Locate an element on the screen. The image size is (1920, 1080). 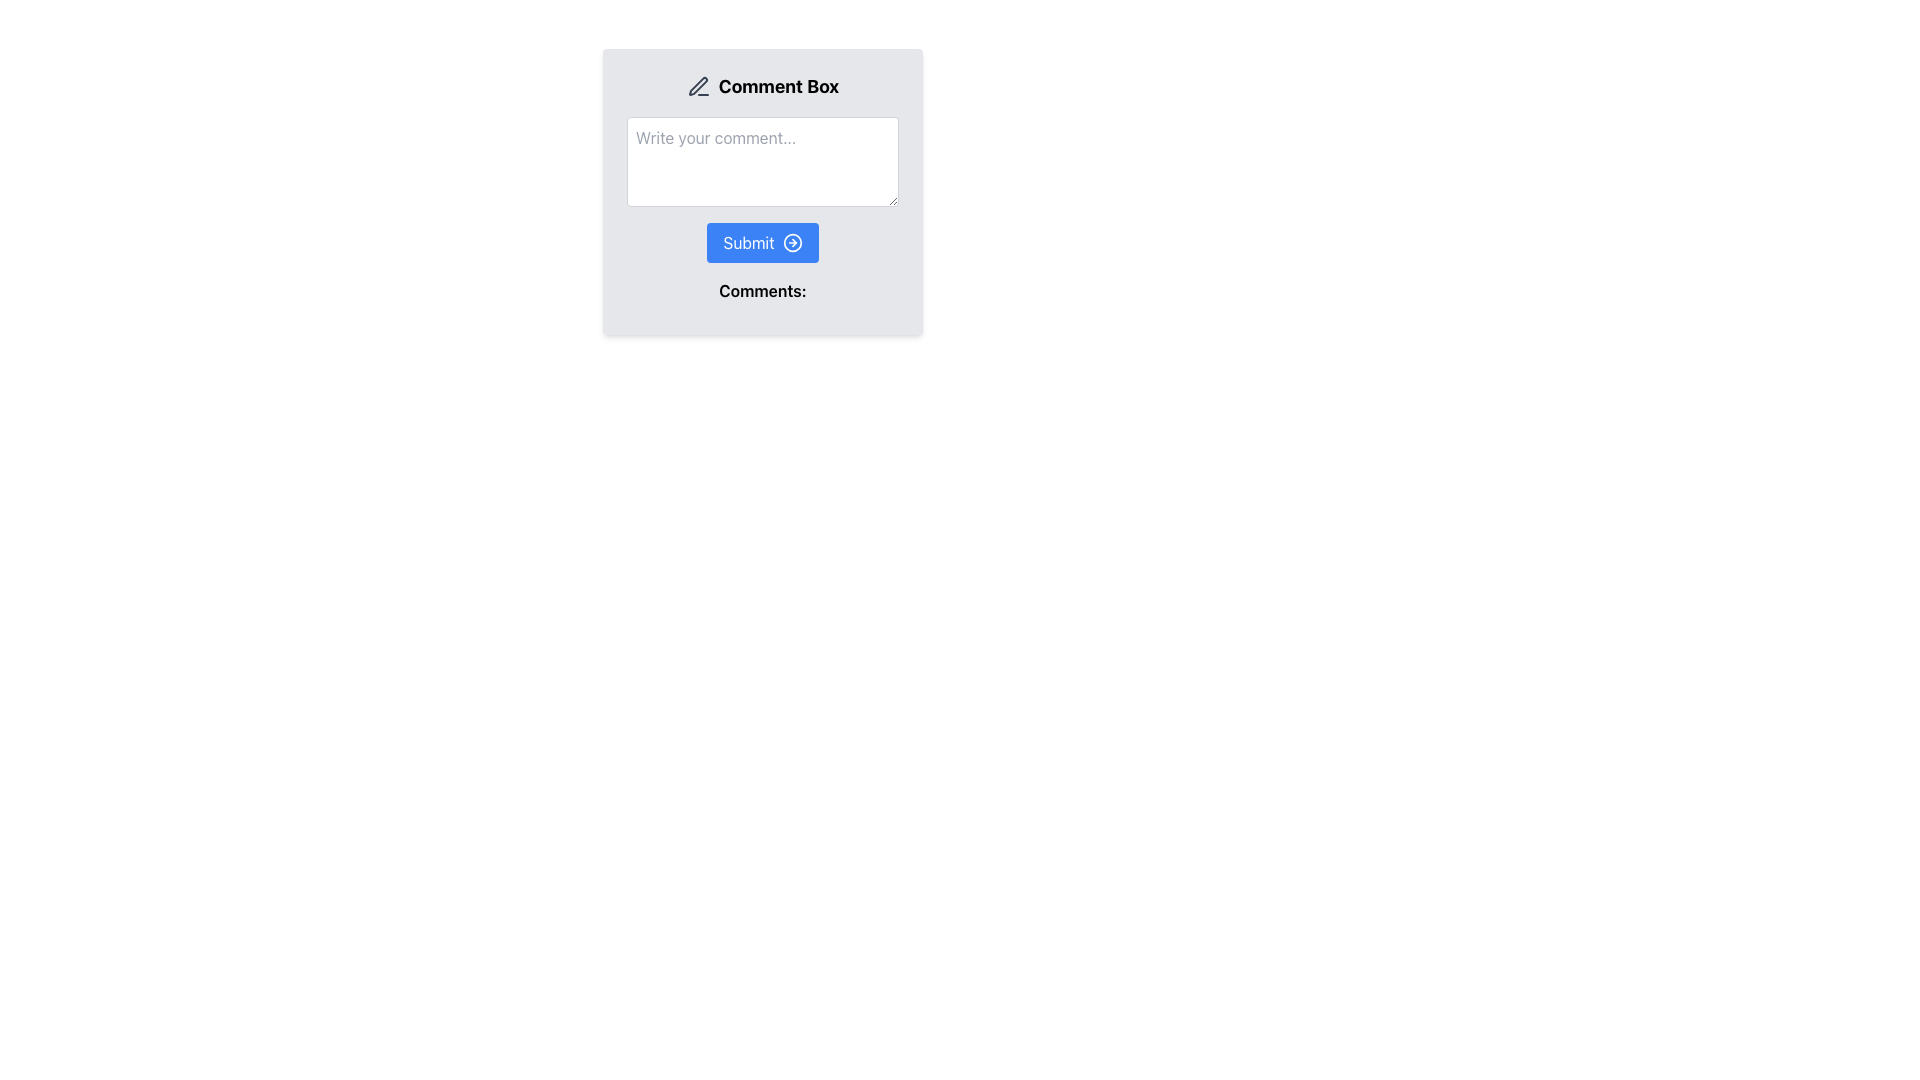
the pen icon located to the left of the 'Comment Box' title in the user interface, which is styled with minimalistic gray outline is located at coordinates (698, 86).